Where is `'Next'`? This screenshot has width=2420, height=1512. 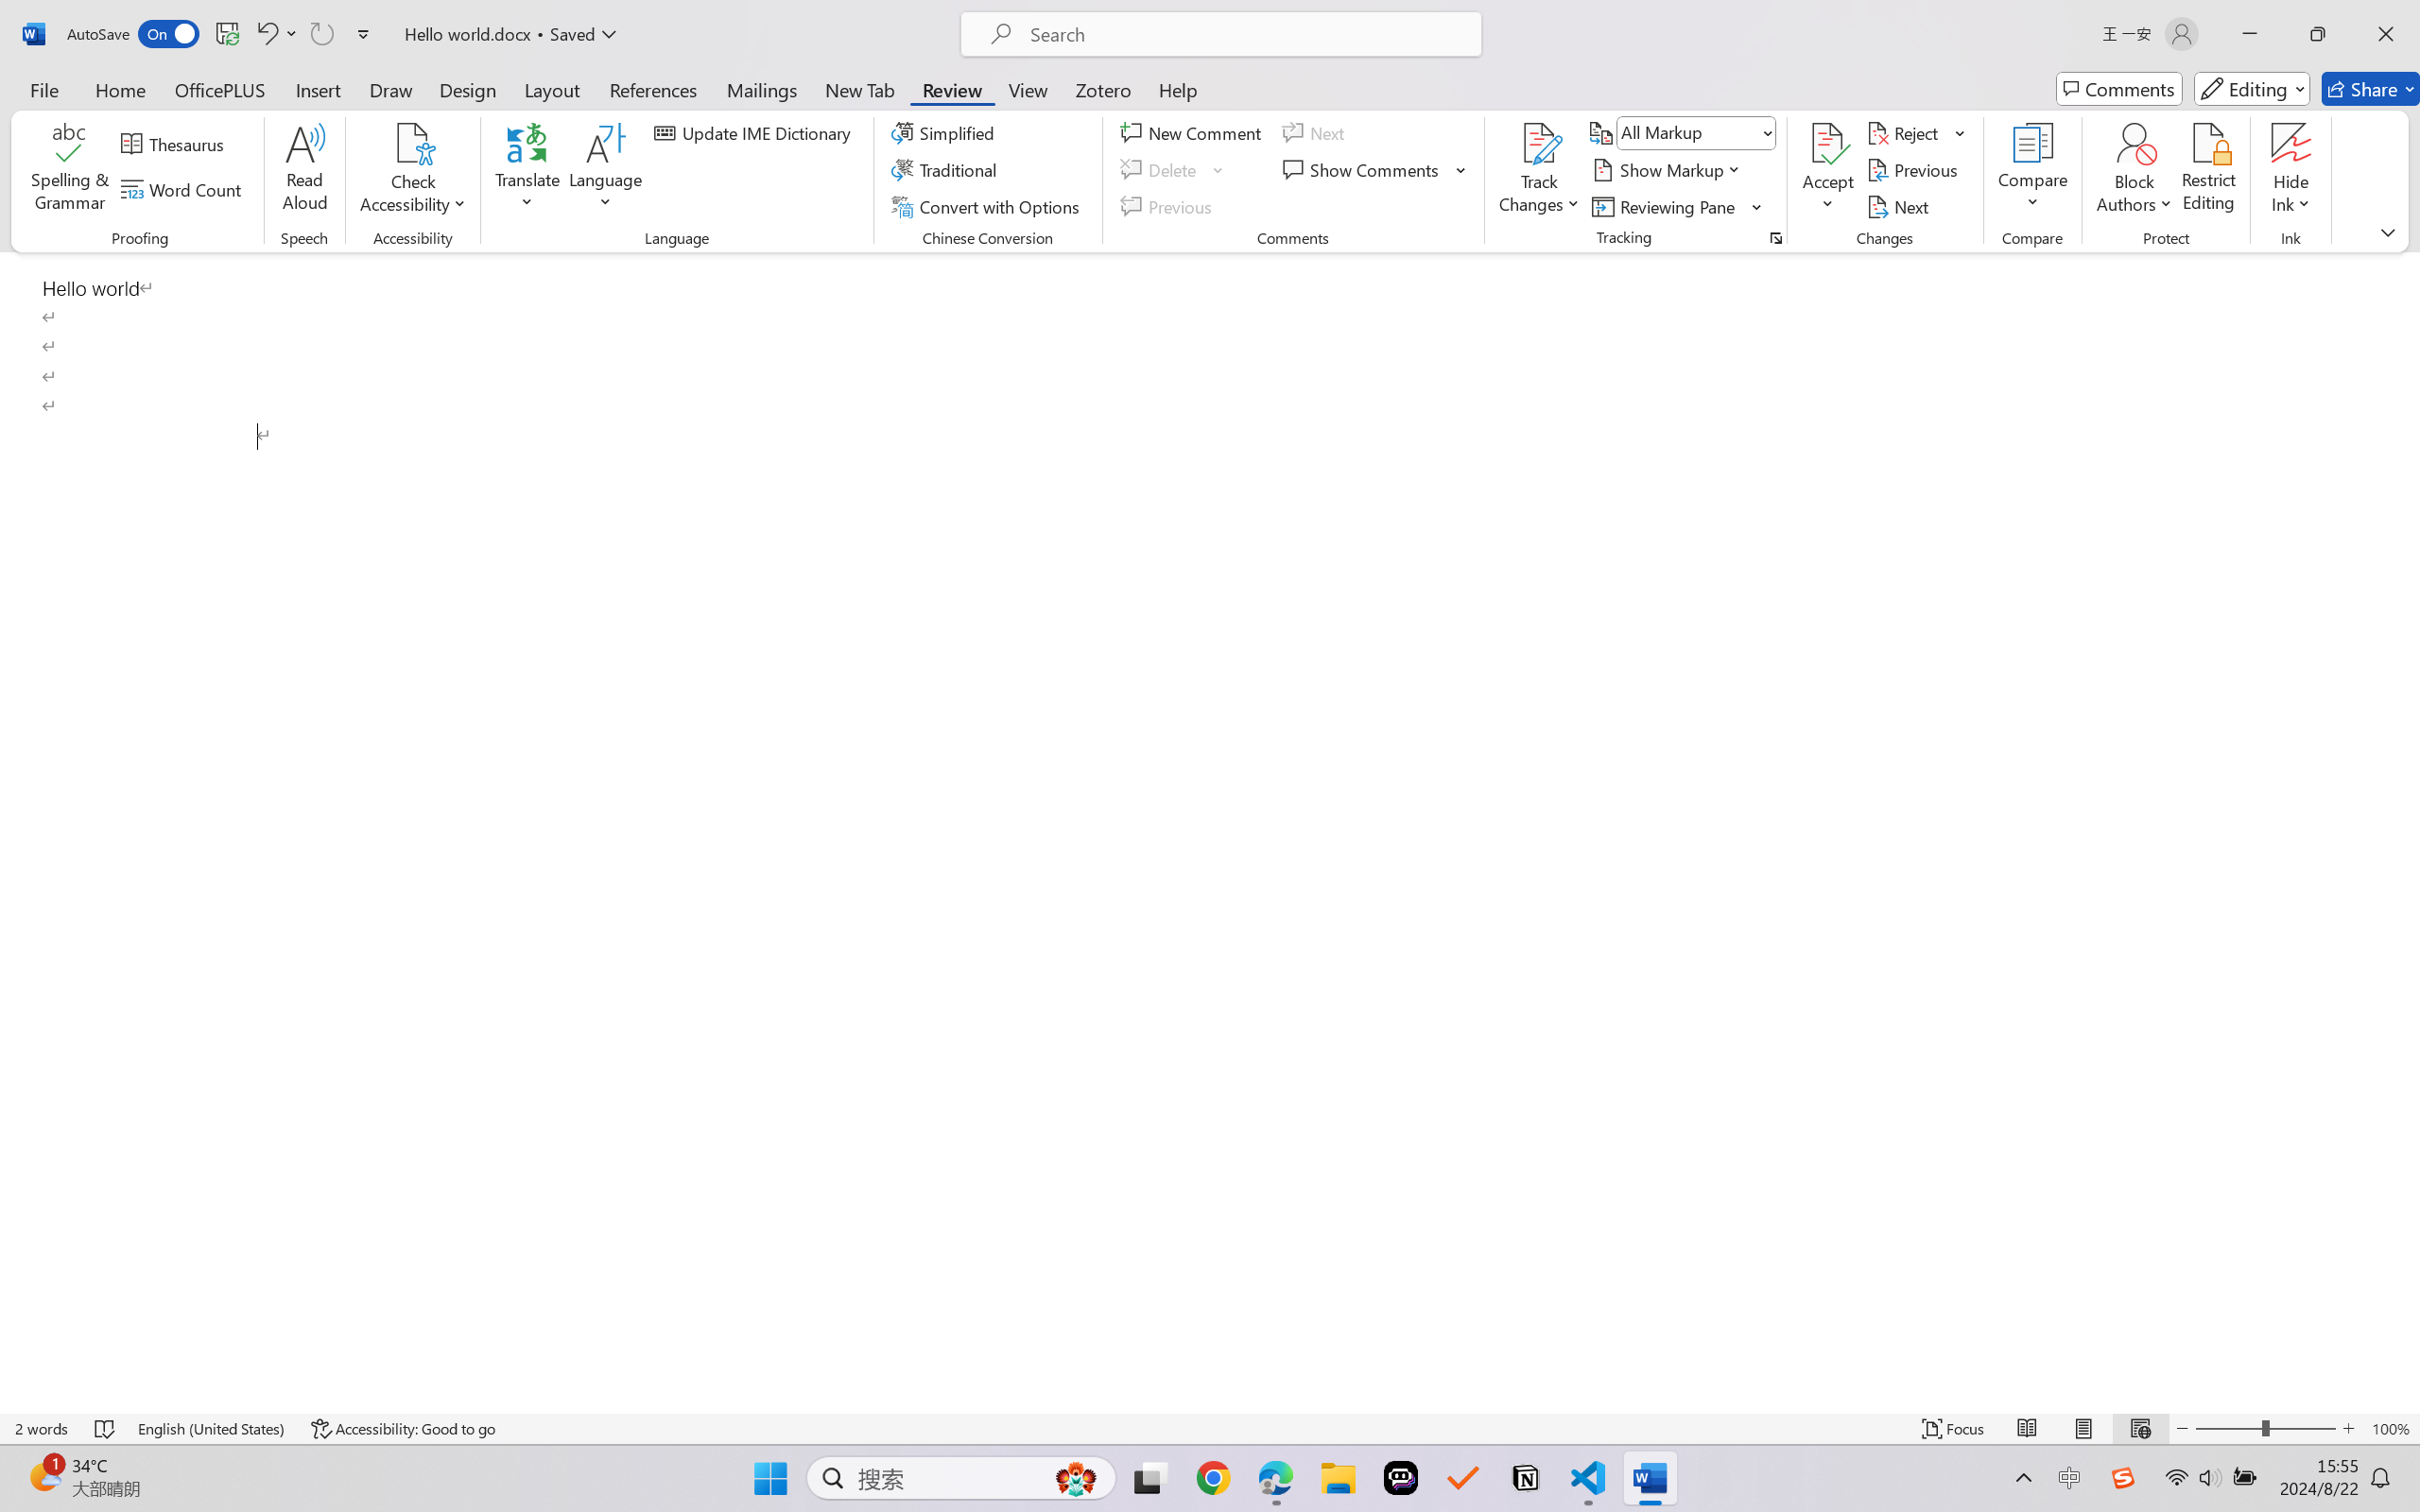
'Next' is located at coordinates (1899, 207).